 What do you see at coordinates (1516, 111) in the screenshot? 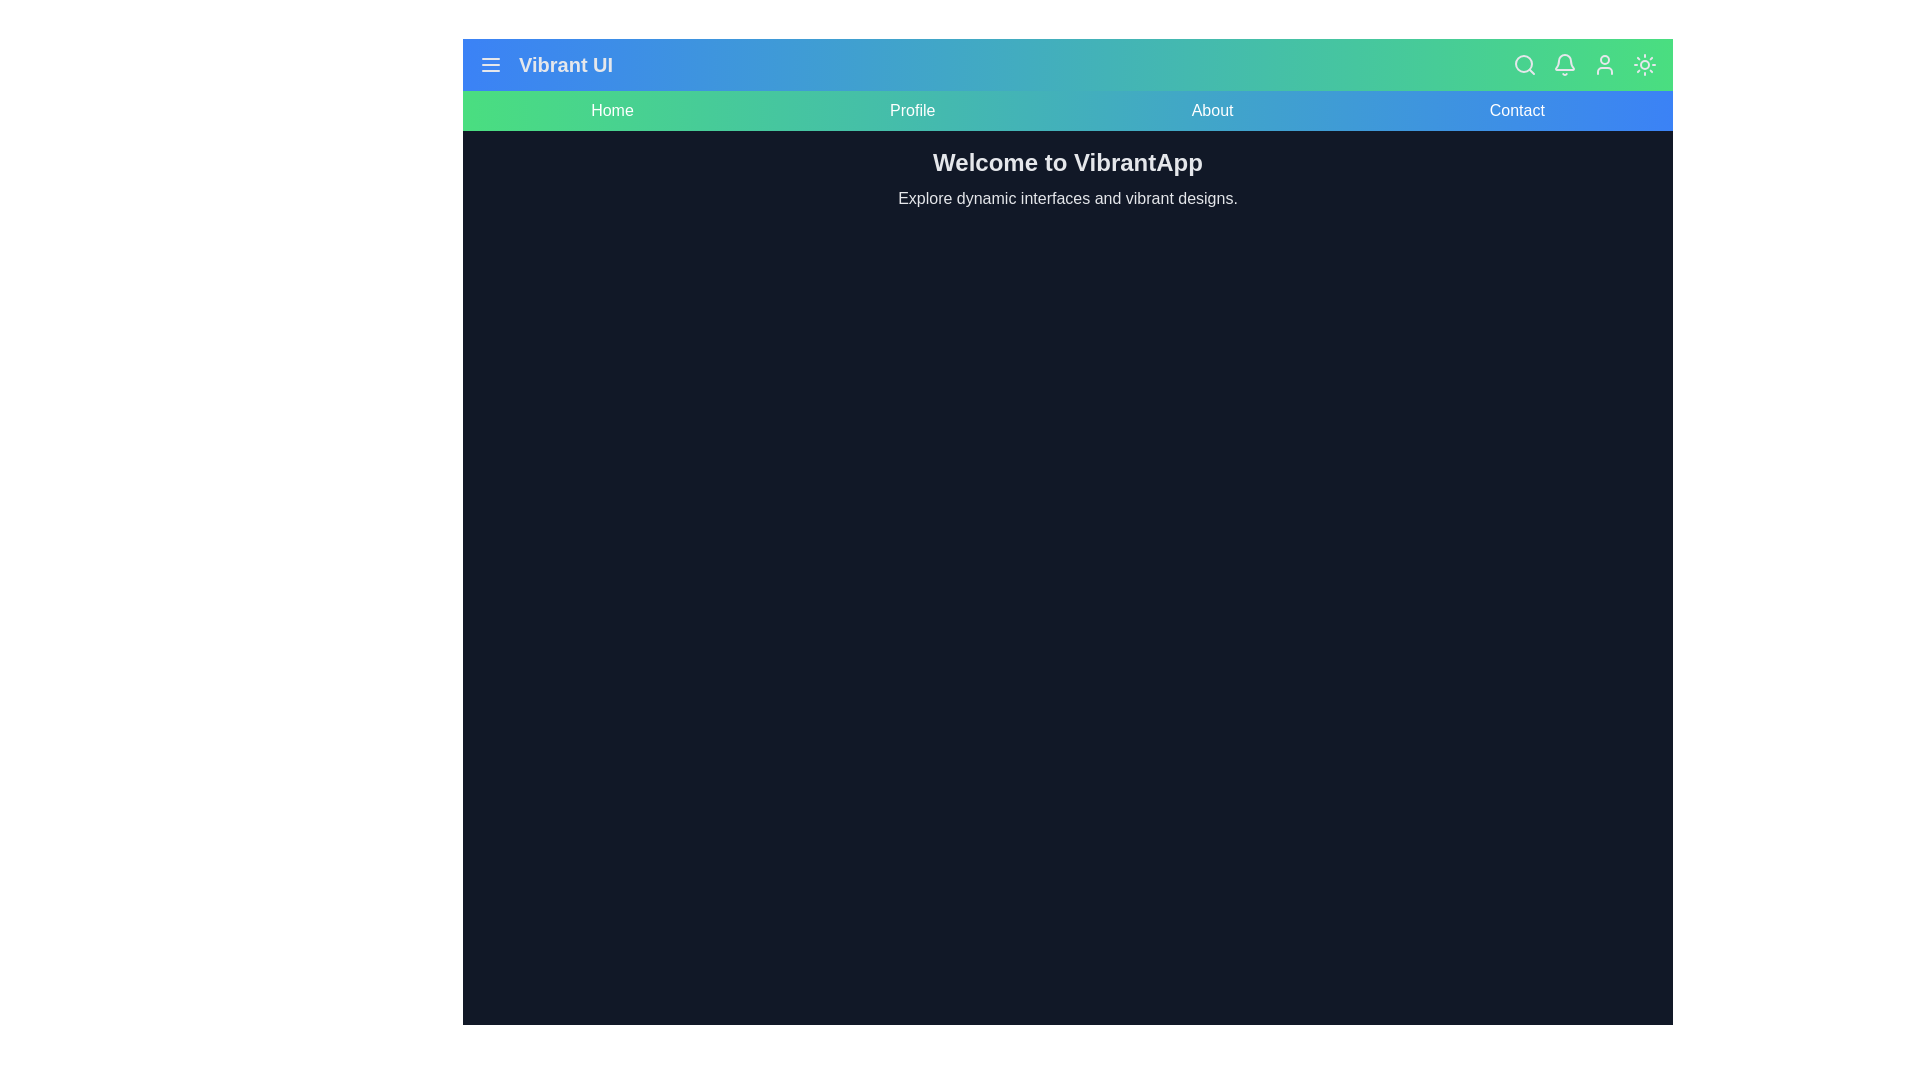
I see `the Contact navigation link` at bounding box center [1516, 111].